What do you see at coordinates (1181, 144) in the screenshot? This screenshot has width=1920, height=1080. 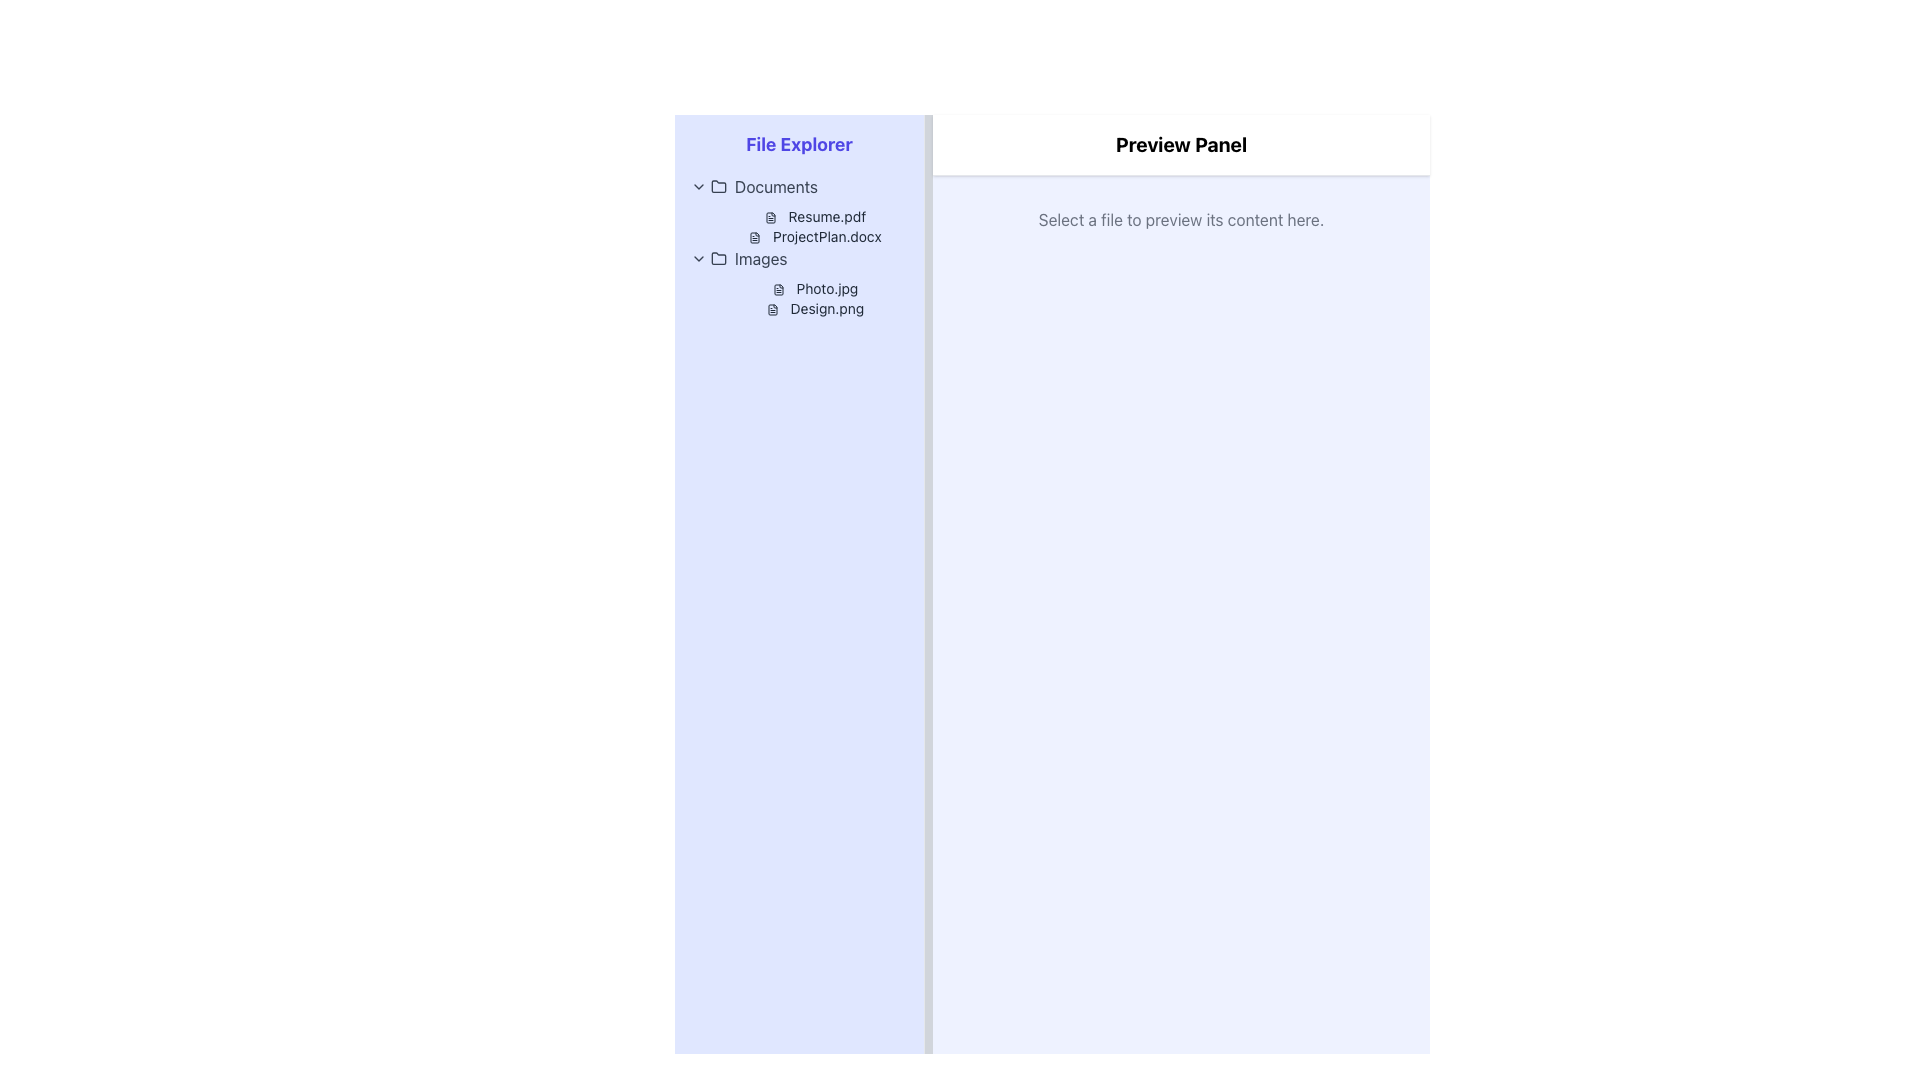 I see `text from the bold 'Preview Panel' label located in the header section of the right panel, which is visually distinct with a large font size in black color` at bounding box center [1181, 144].